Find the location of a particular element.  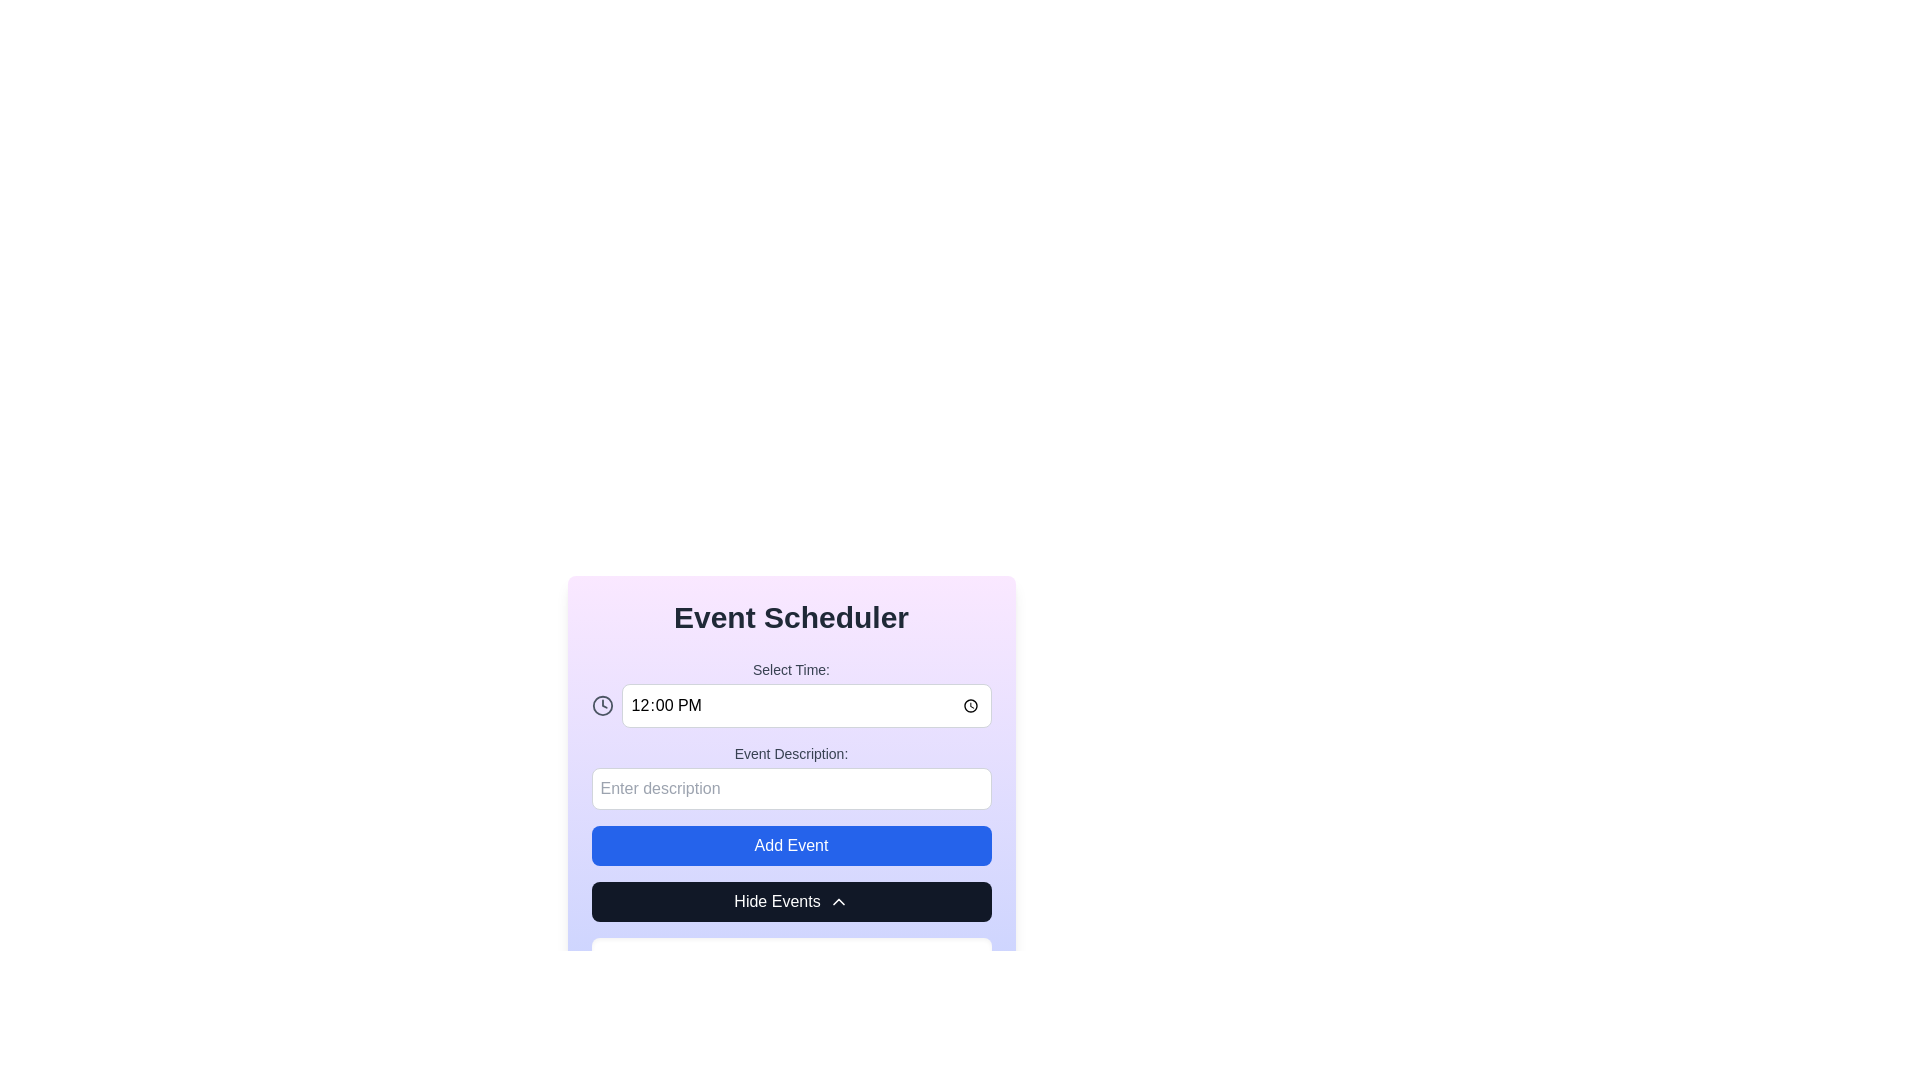

the circular graphic element representing the clock face within the Event Scheduler interface, located to the right of the 'Select Time:' input field is located at coordinates (601, 704).